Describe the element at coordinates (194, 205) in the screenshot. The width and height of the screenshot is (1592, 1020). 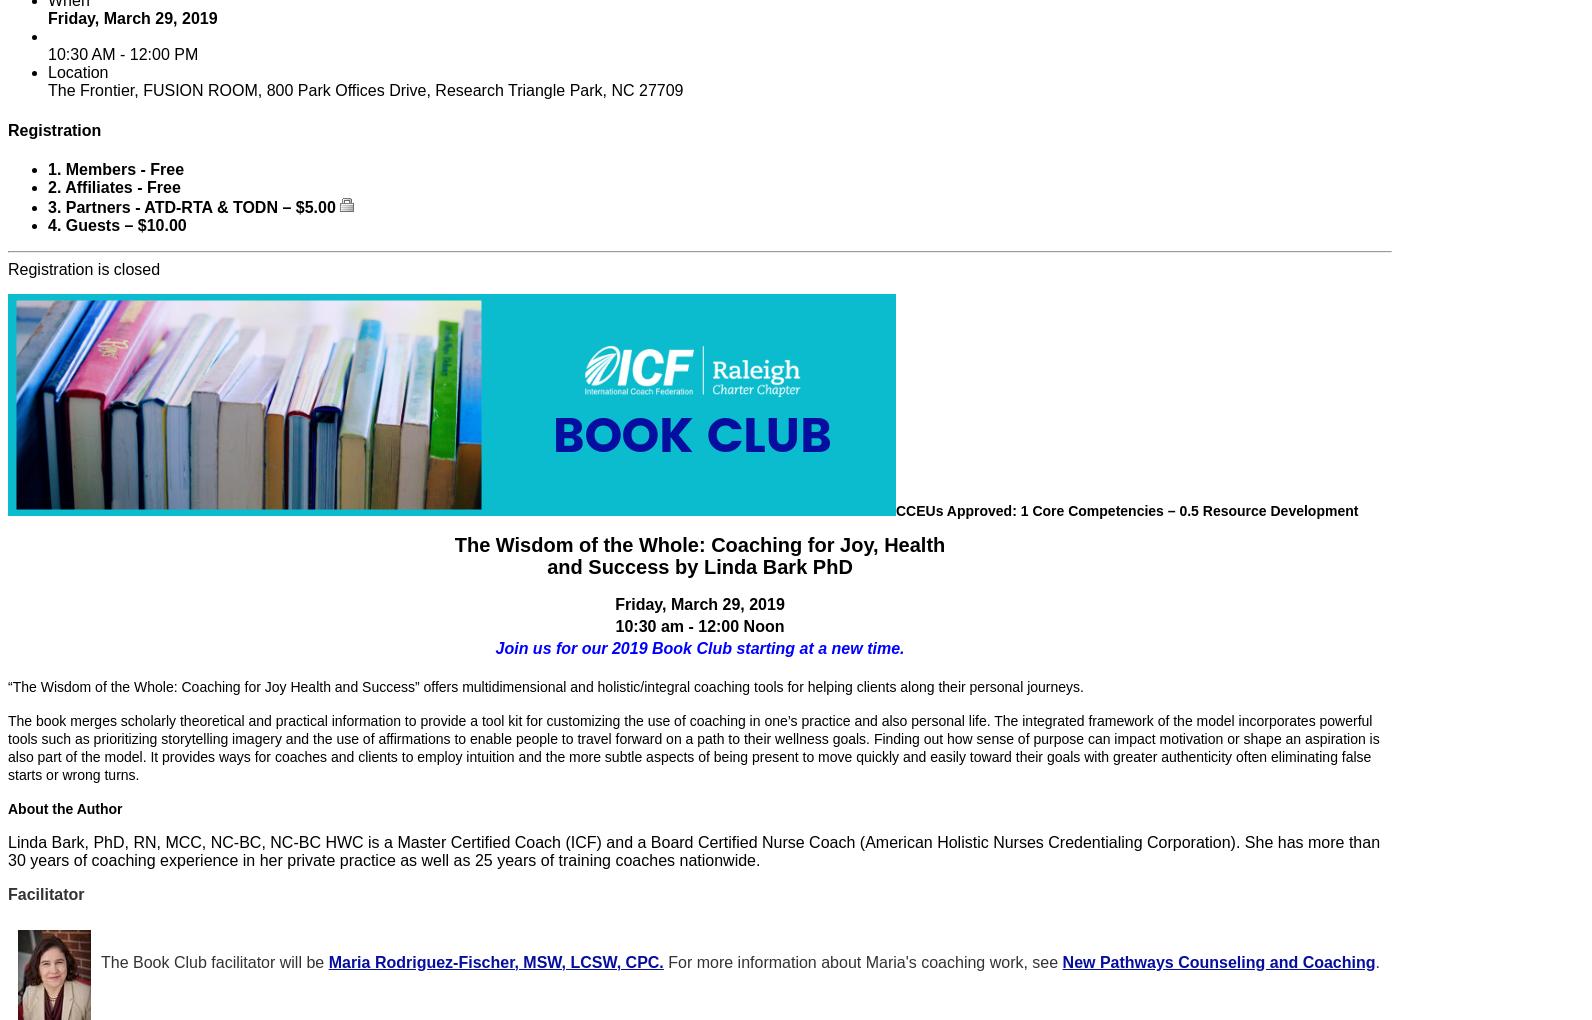
I see `'3. Partners - ATD-RTA & TODN – $5.00'` at that location.